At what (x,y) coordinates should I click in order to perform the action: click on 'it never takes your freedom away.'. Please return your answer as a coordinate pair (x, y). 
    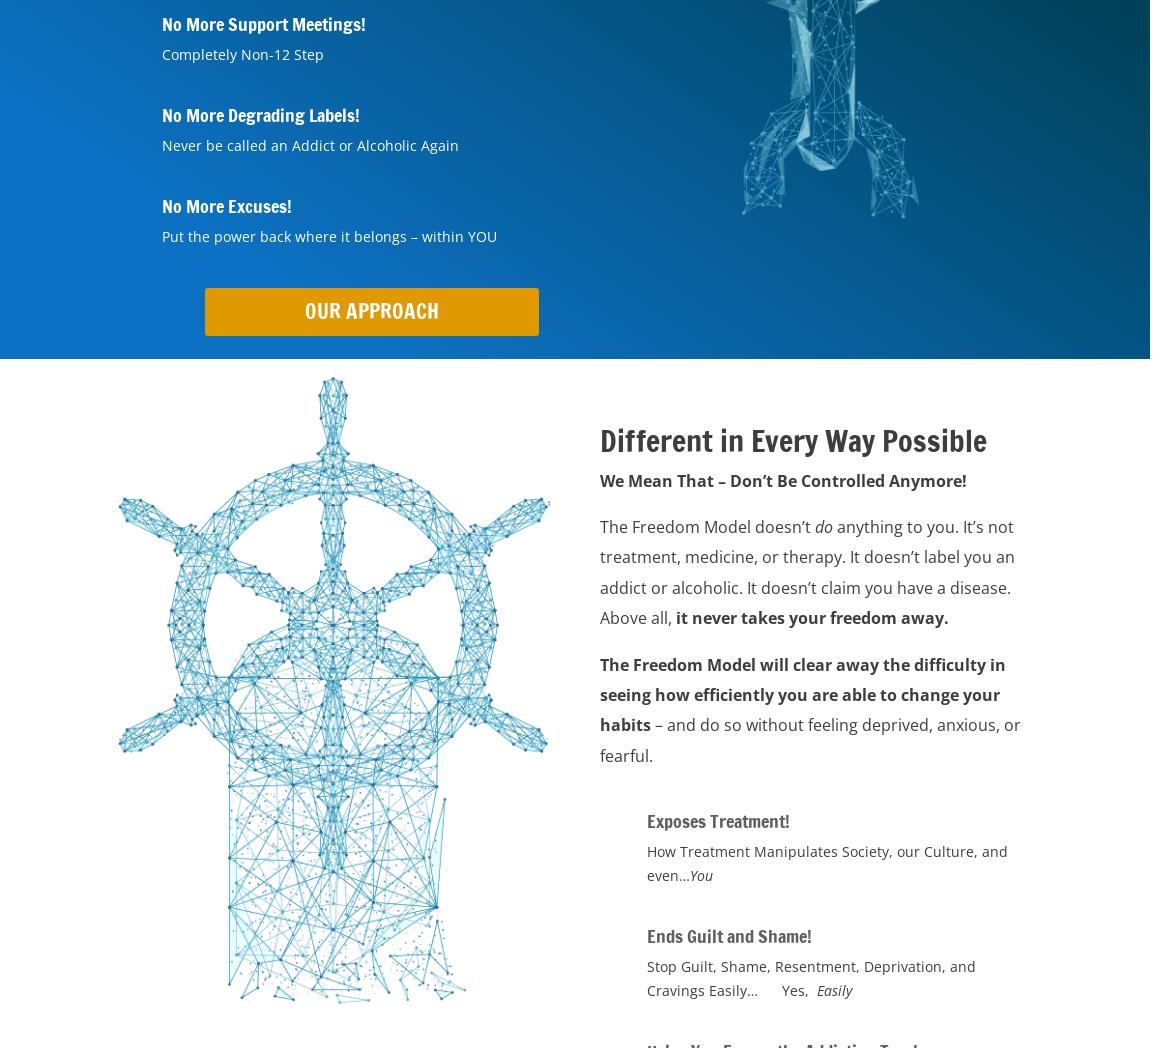
    Looking at the image, I should click on (809, 617).